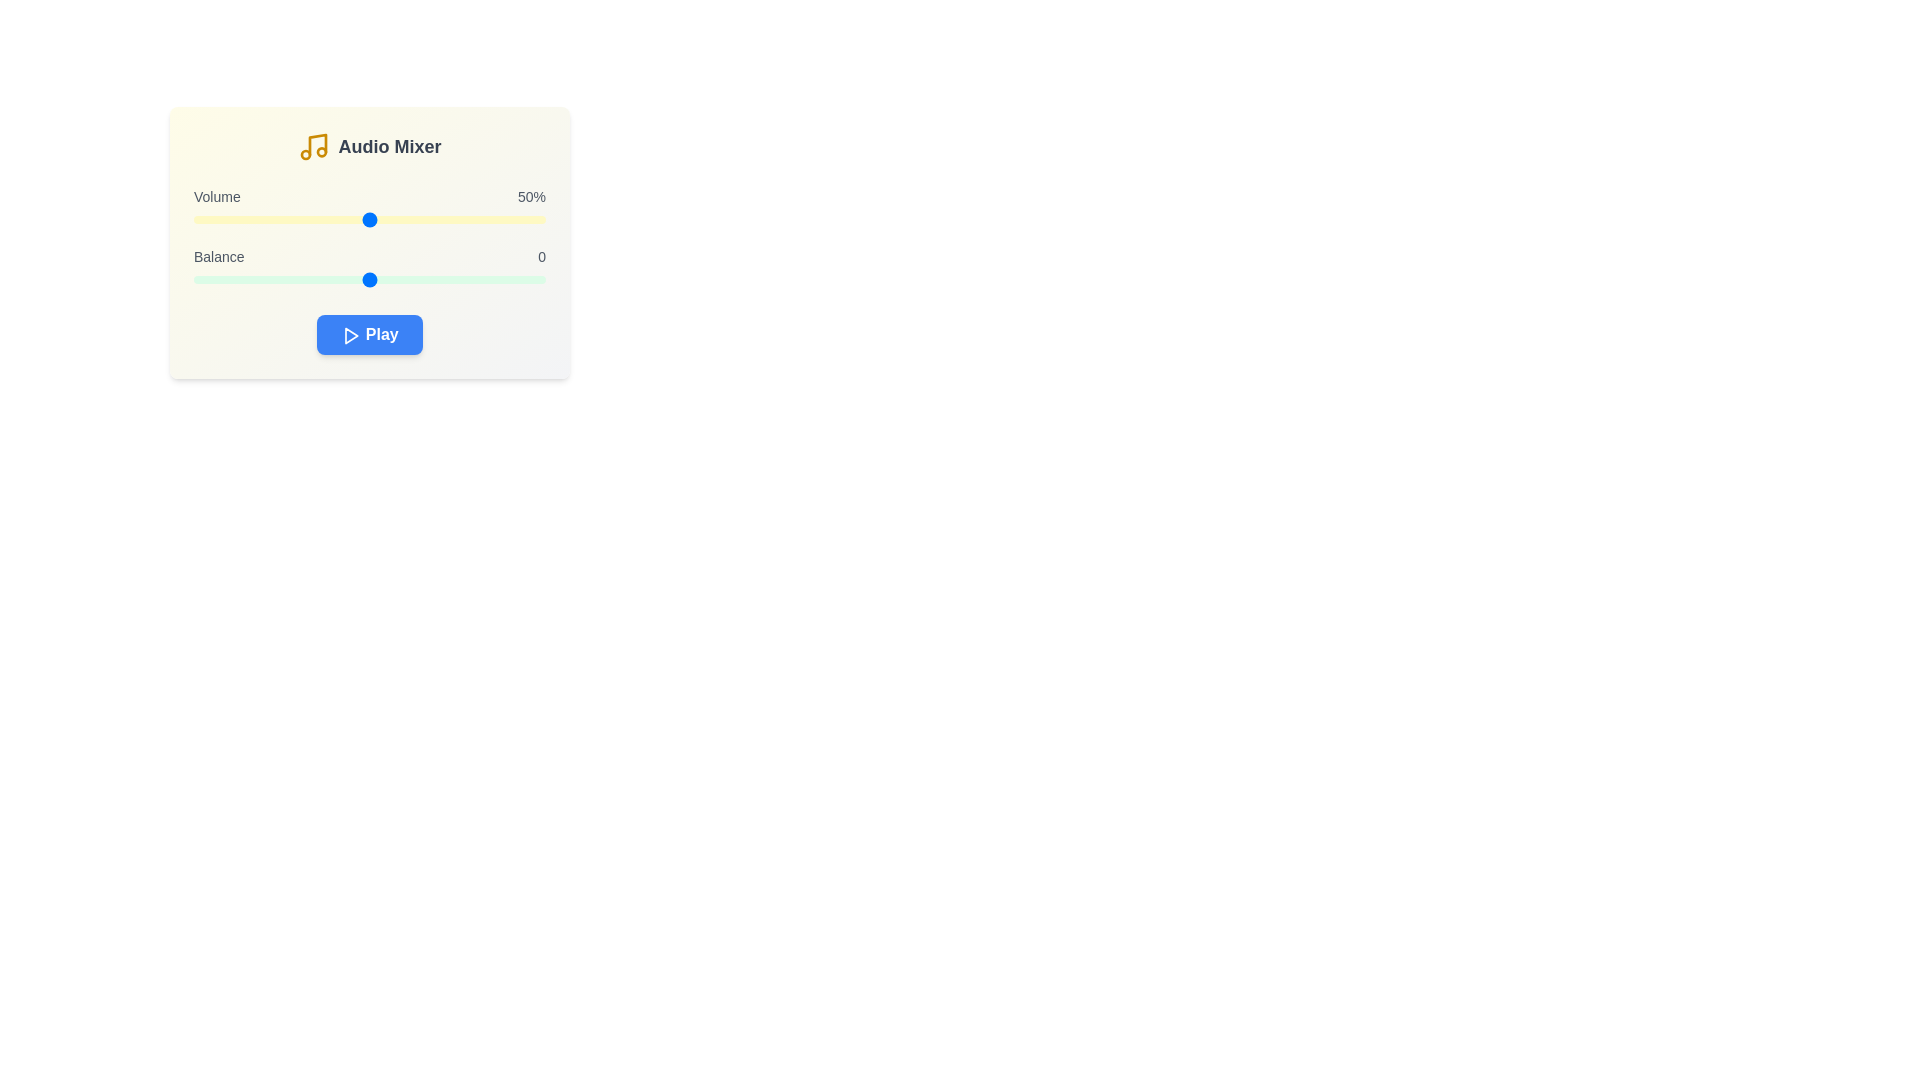  I want to click on the volume, so click(222, 219).